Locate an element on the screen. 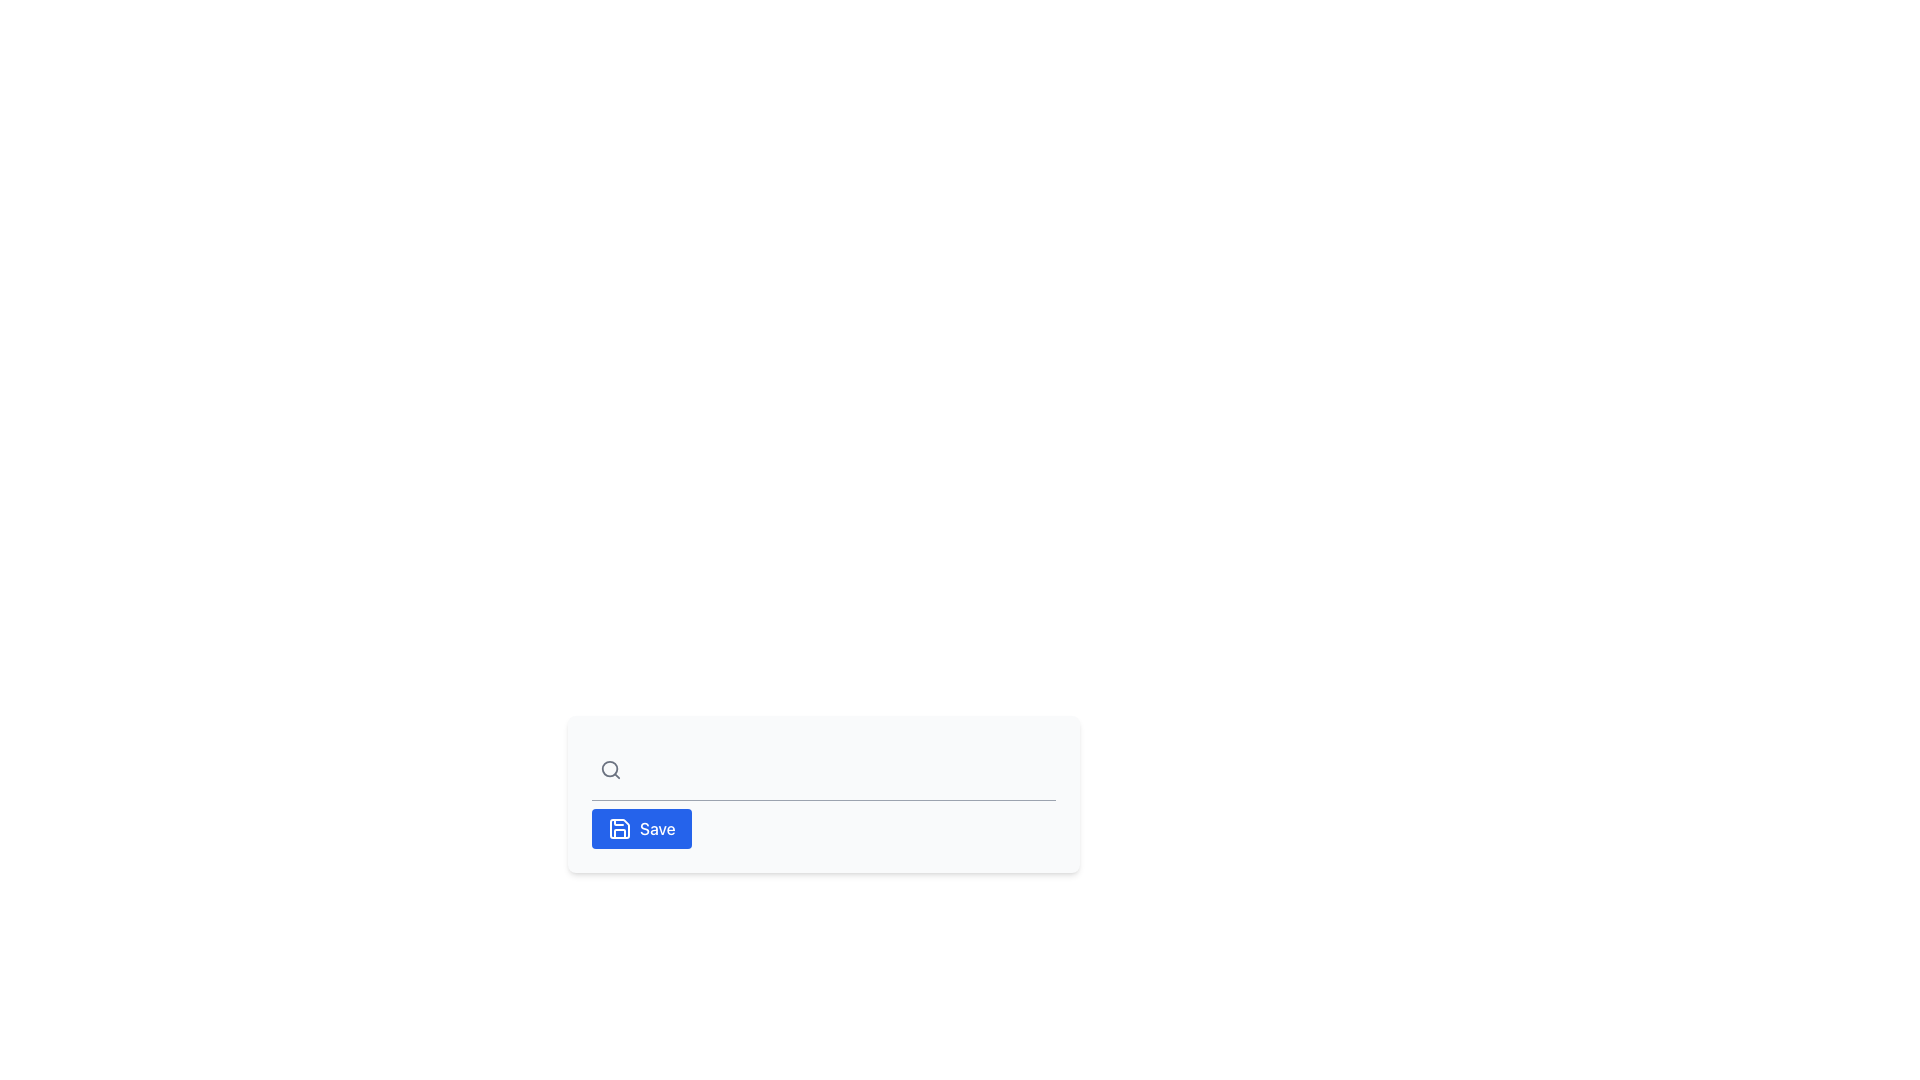 This screenshot has height=1080, width=1920. the save button located at the bottom-left of the interface is located at coordinates (641, 829).